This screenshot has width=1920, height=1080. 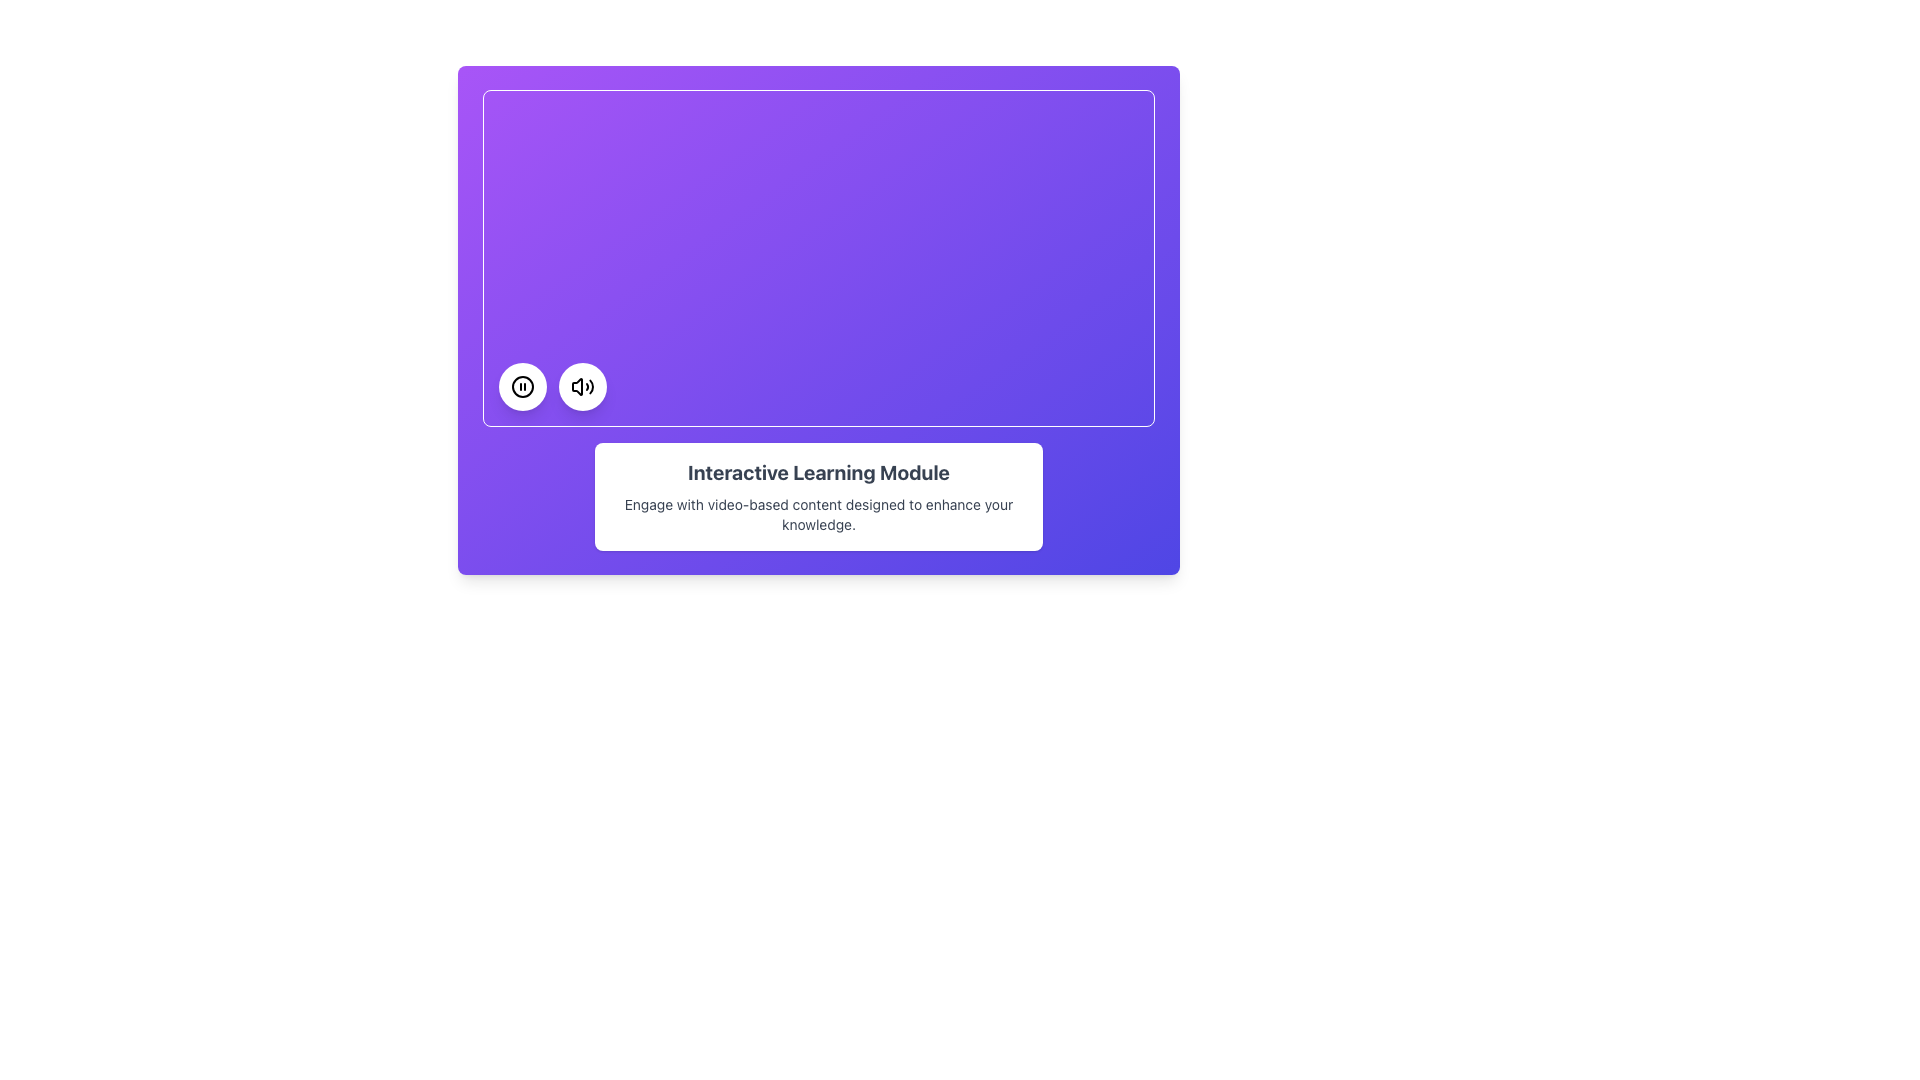 I want to click on information displayed in the Informational Card titled 'Interactive Learning Module', which contains a description about engaging with video-based content, so click(x=819, y=496).